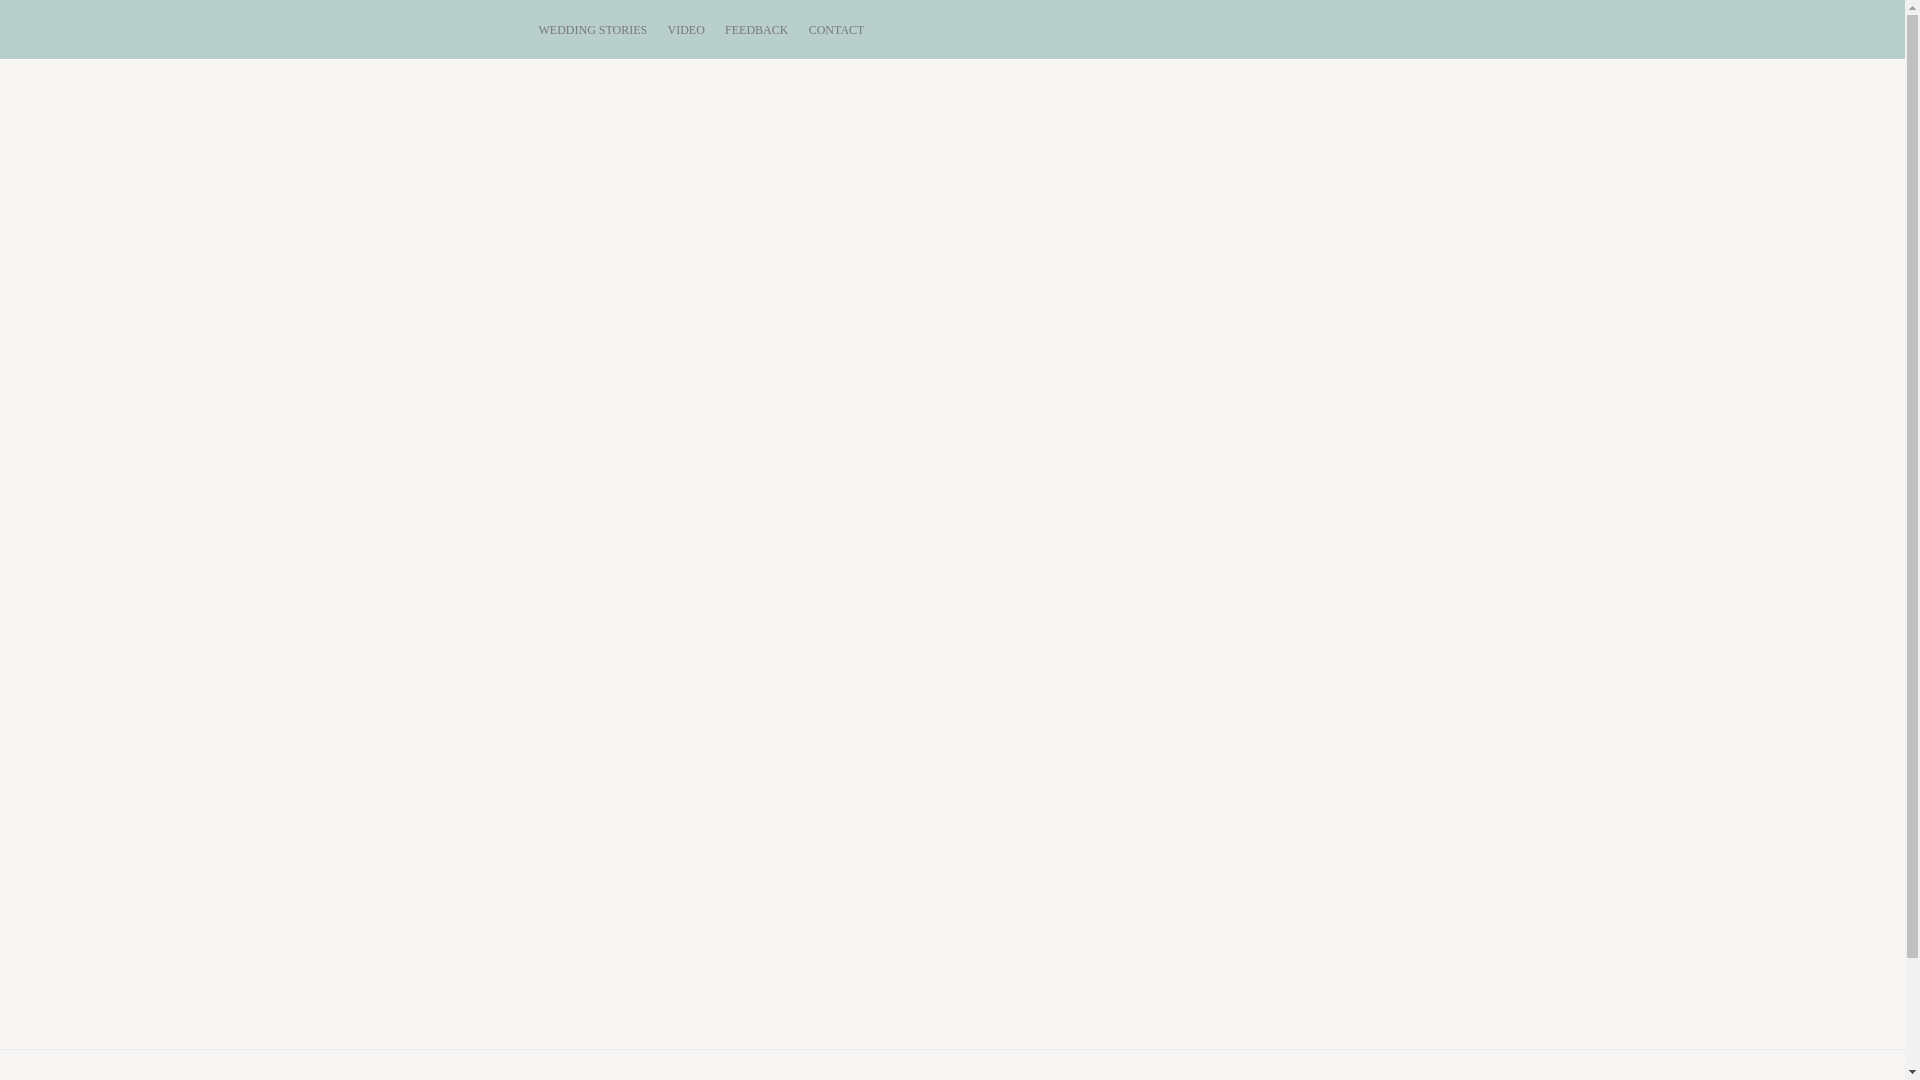 This screenshot has width=1920, height=1080. What do you see at coordinates (755, 30) in the screenshot?
I see `'FEEDBACK'` at bounding box center [755, 30].